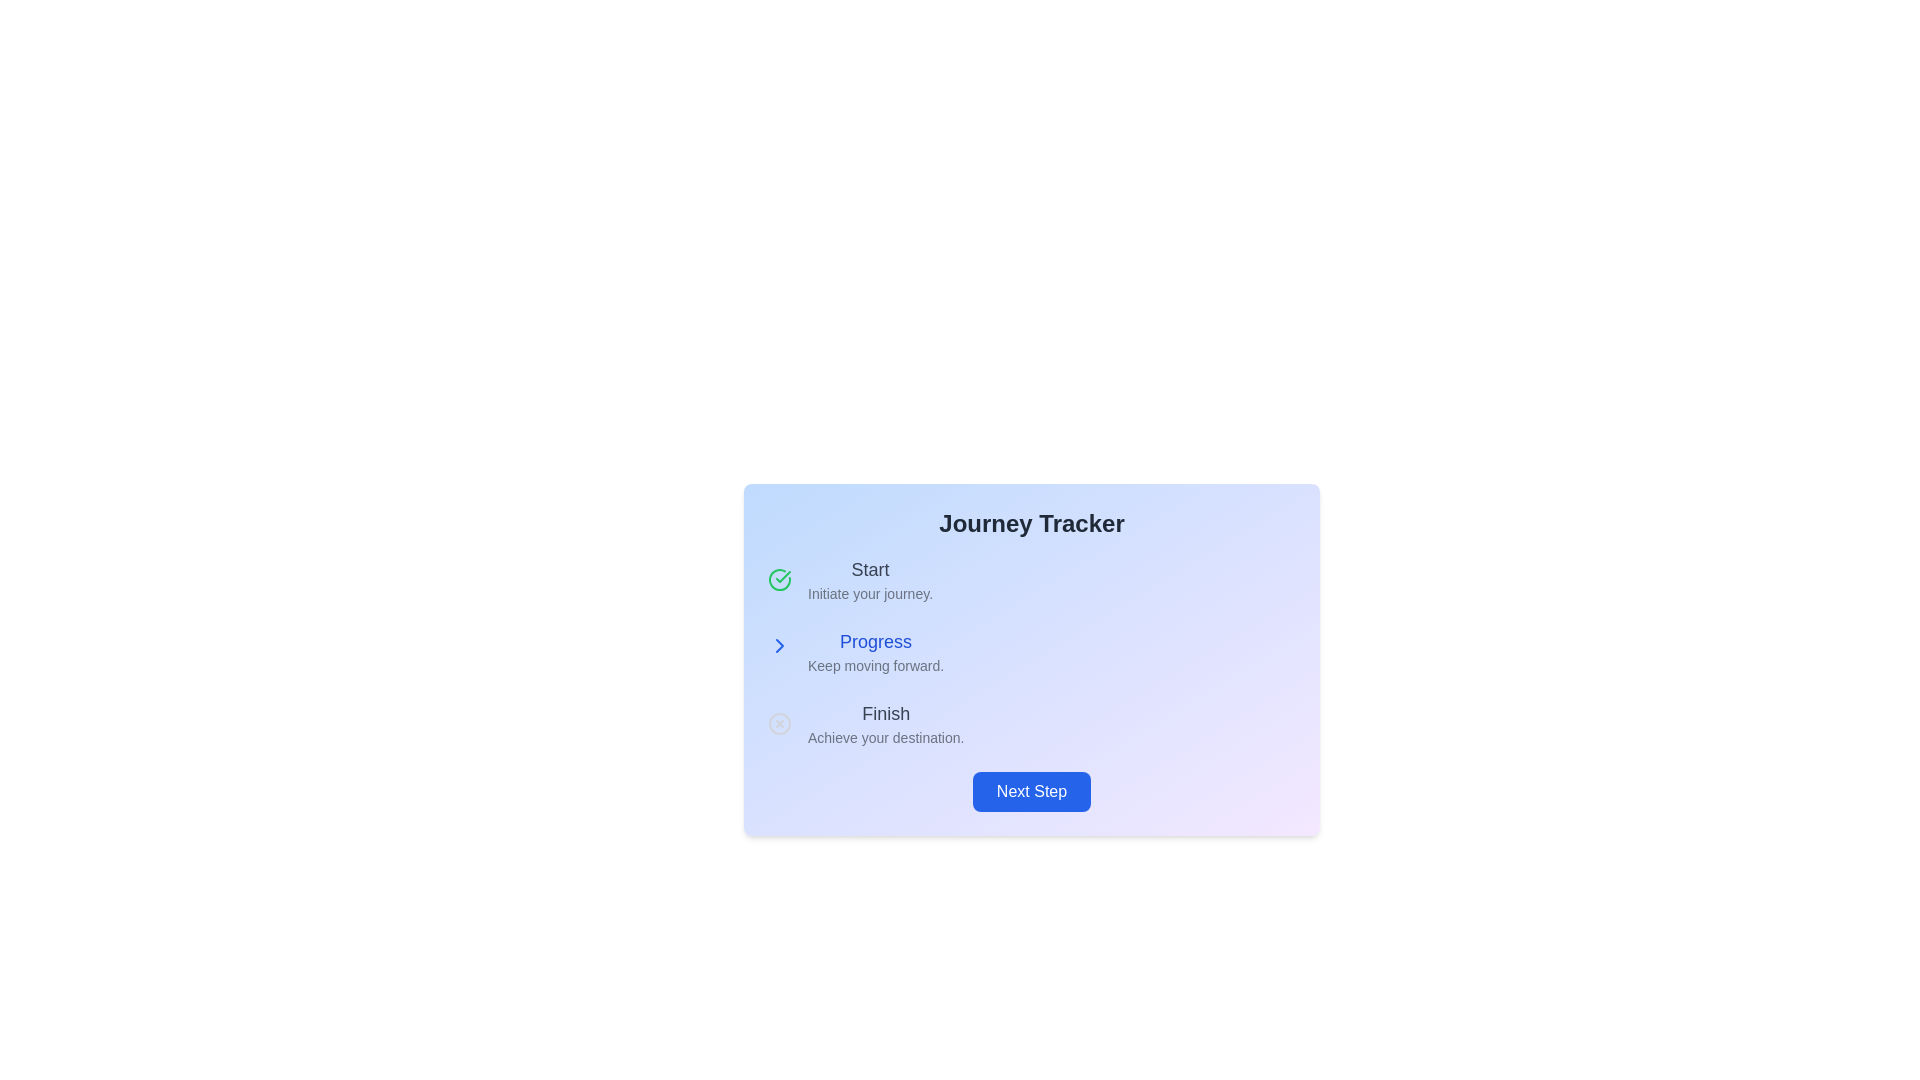  I want to click on messages conveyed in the Progress indicator row labeled 'Finish' with the subtitle 'Achieve your destination.', so click(1032, 724).